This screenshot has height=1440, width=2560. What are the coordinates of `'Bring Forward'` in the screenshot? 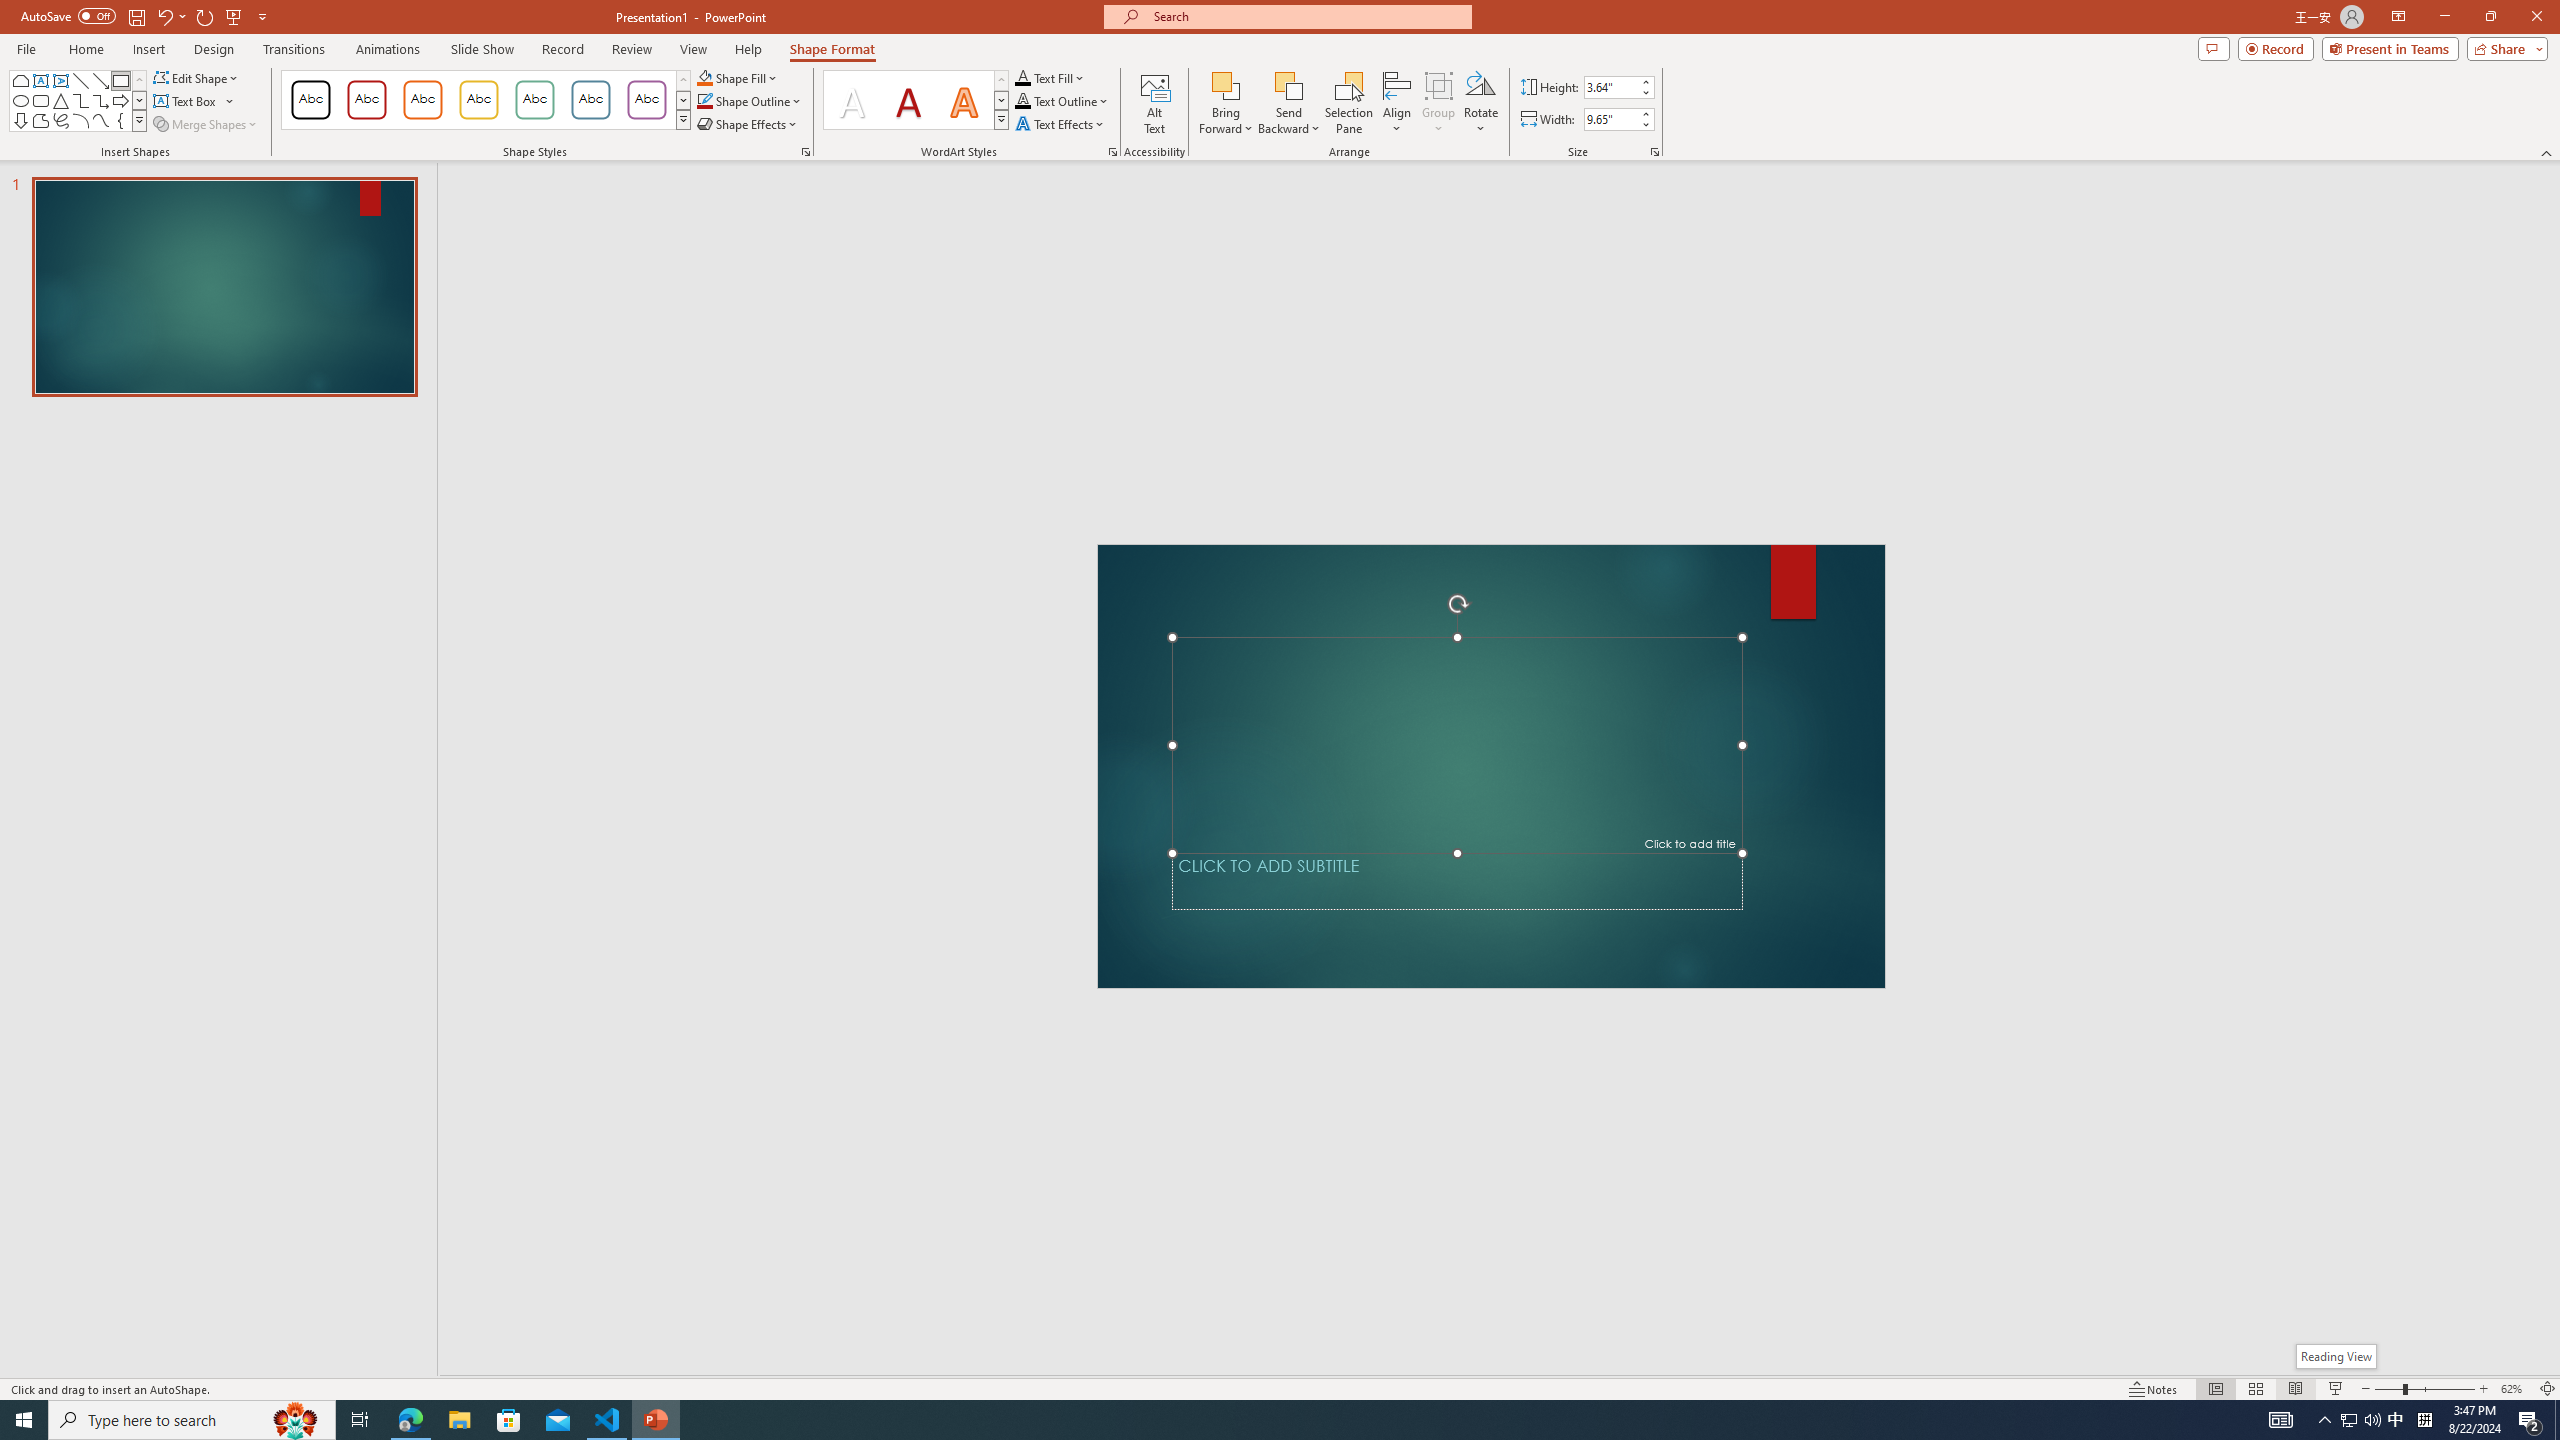 It's located at (1227, 84).